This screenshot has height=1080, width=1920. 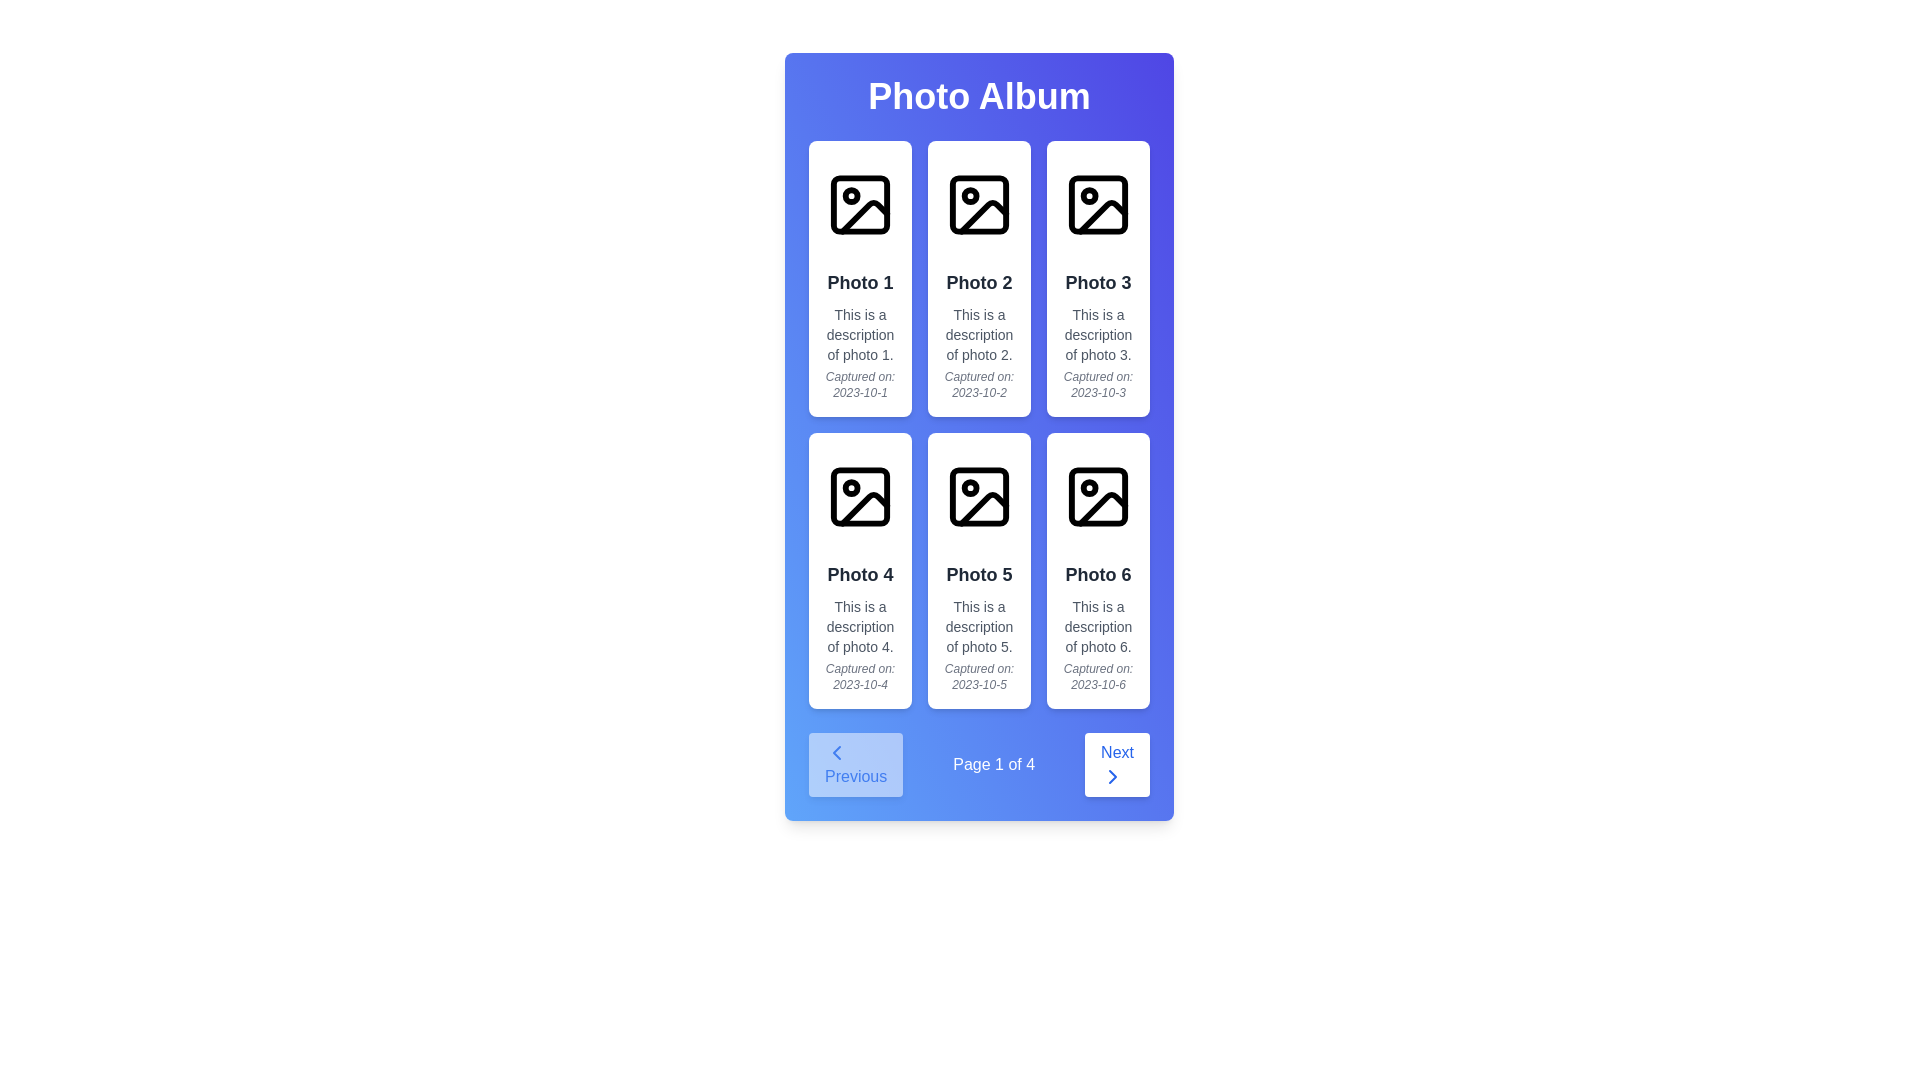 What do you see at coordinates (860, 626) in the screenshot?
I see `the text 'This is a description of photo 4.' located beneath the title 'Photo 4' in the fourth card of the photo gallery` at bounding box center [860, 626].